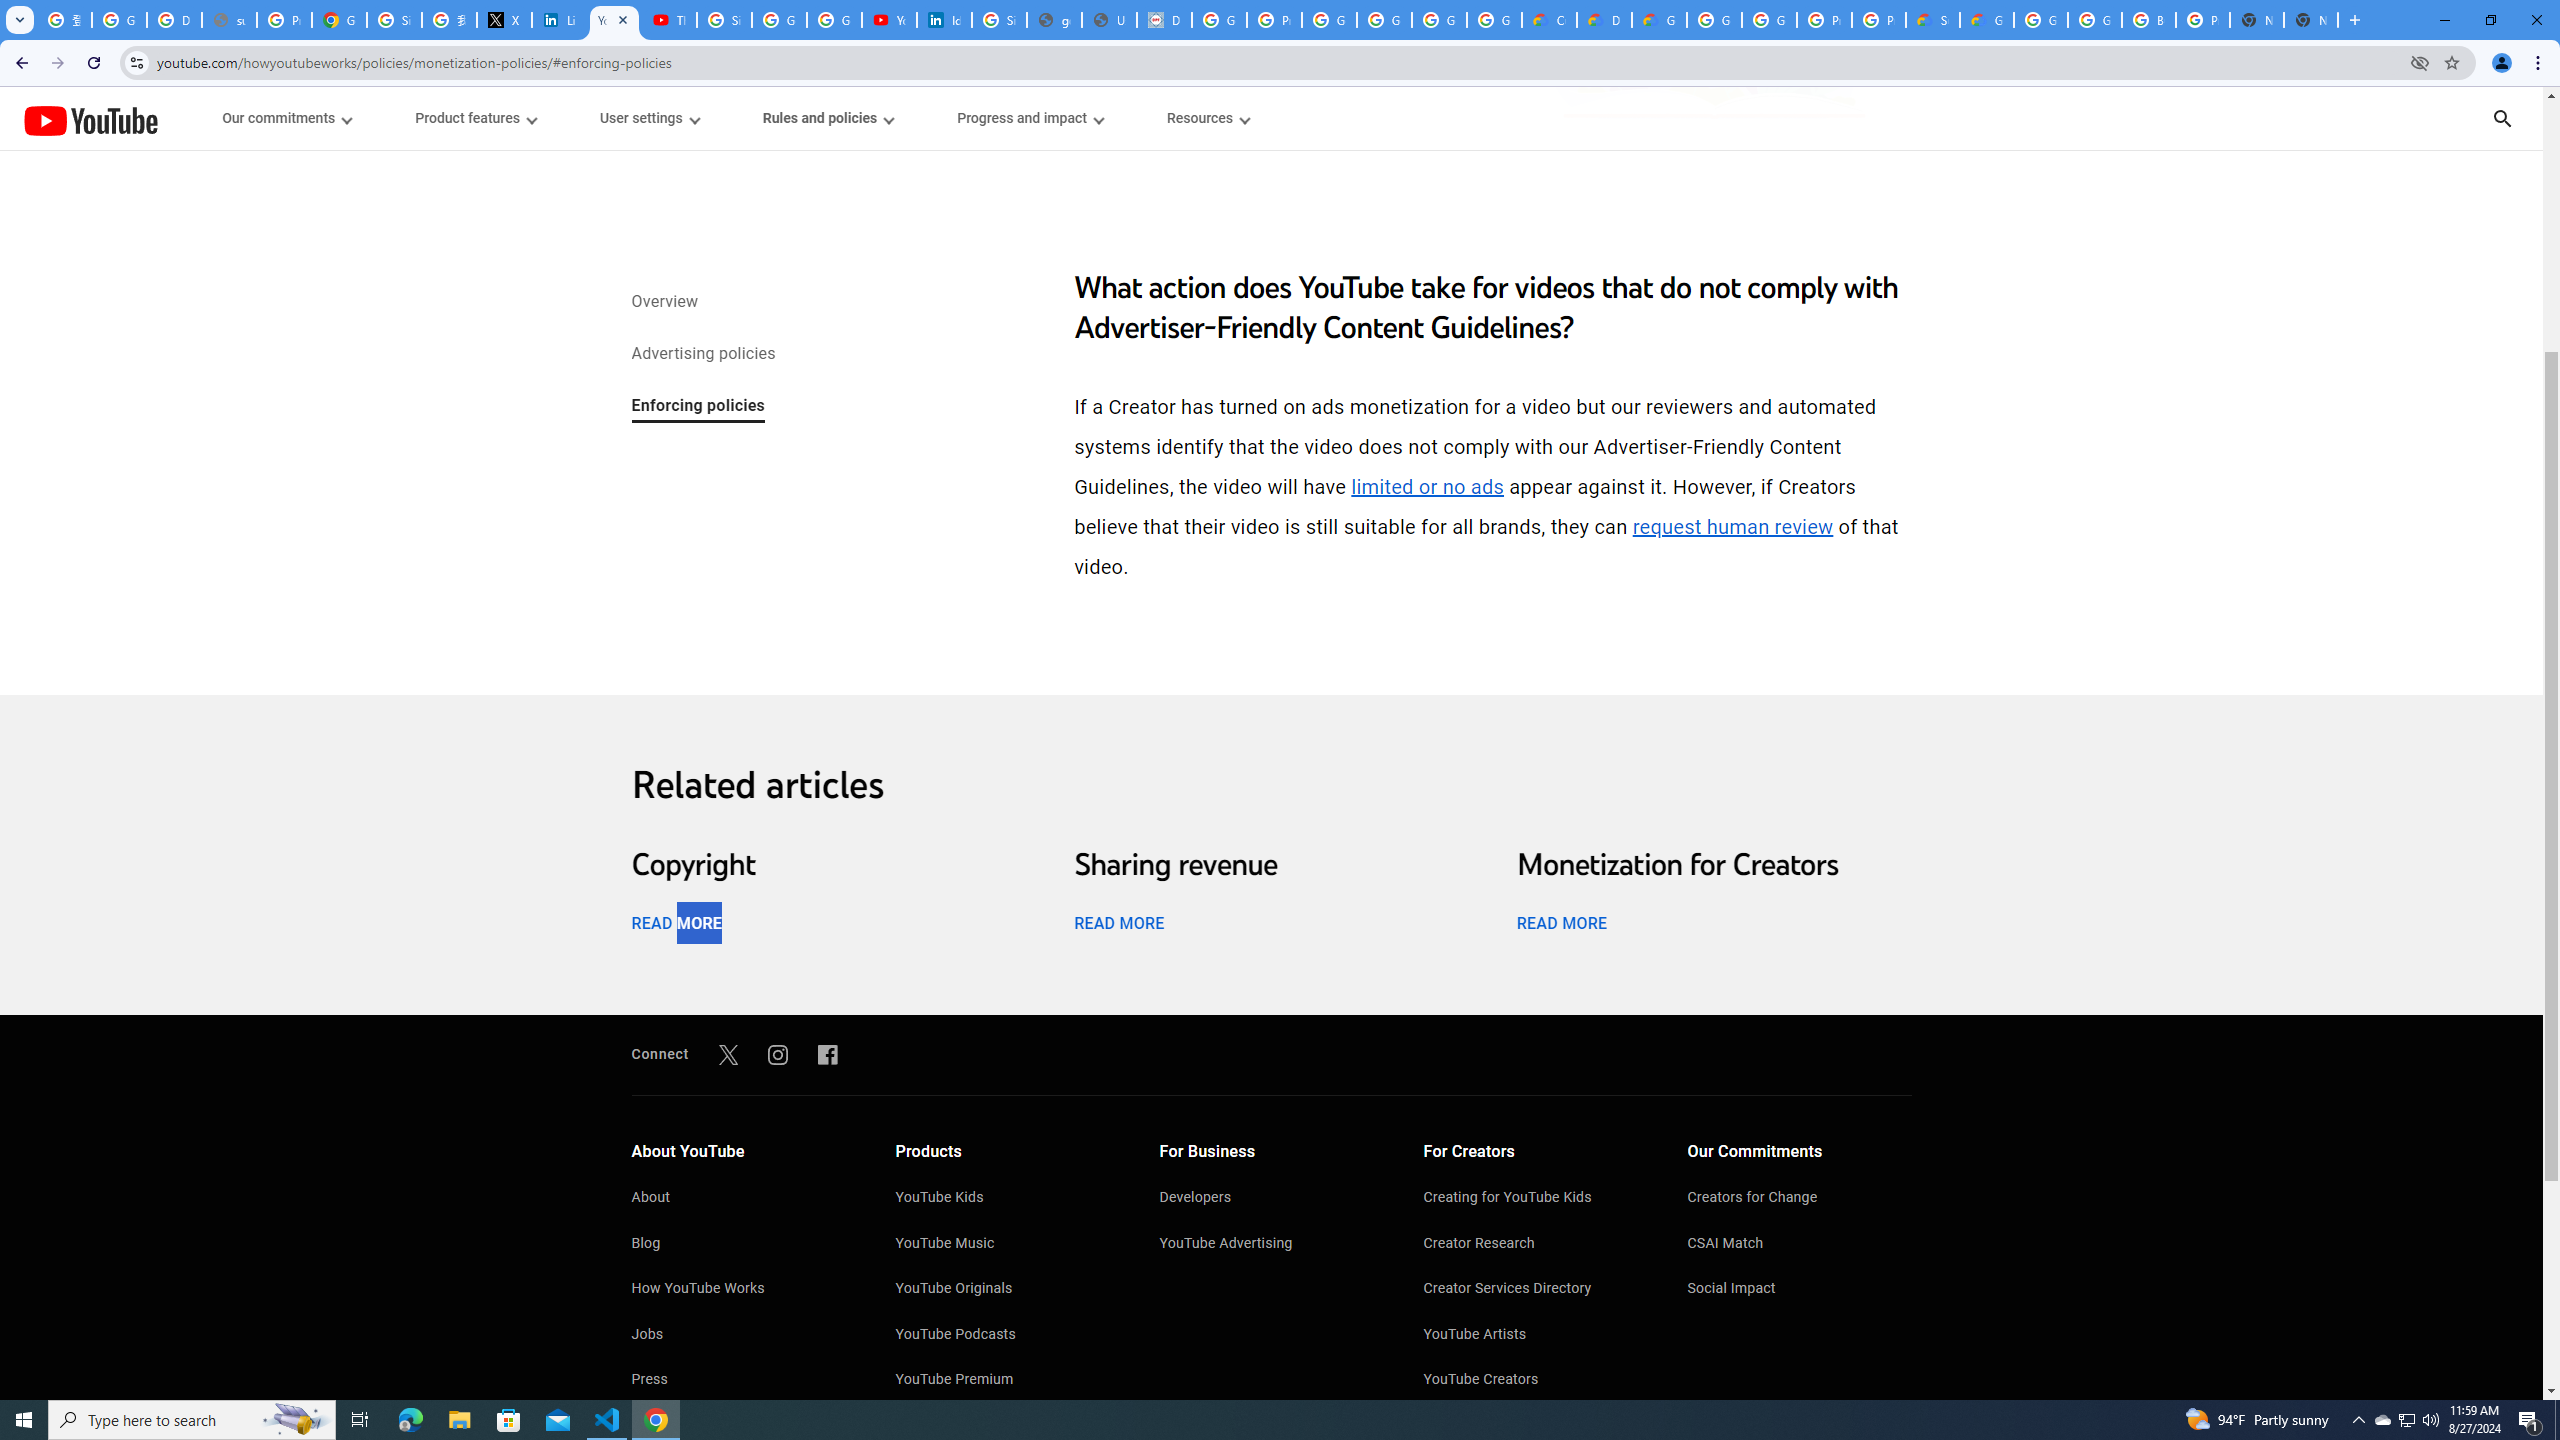  Describe the element at coordinates (1007, 1290) in the screenshot. I see `'YouTube Originals'` at that location.